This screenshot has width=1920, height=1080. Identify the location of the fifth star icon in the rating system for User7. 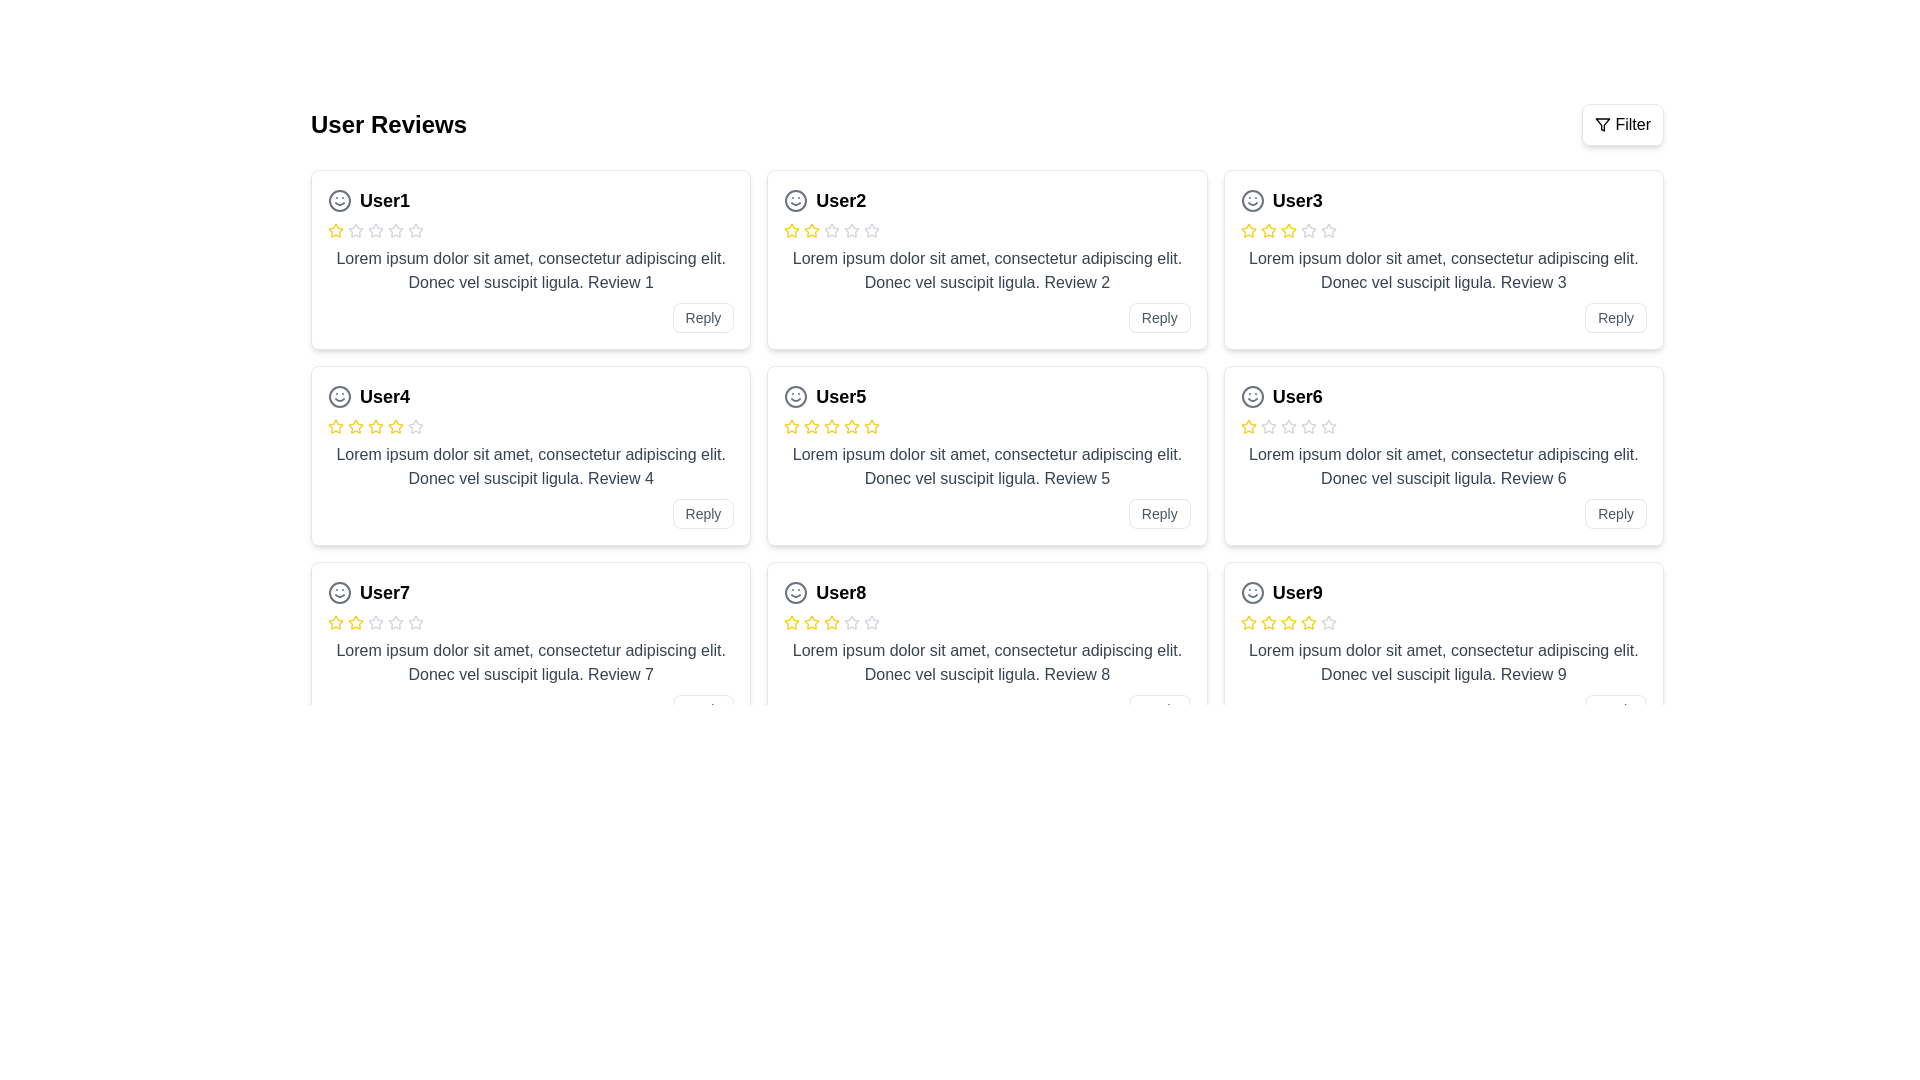
(375, 622).